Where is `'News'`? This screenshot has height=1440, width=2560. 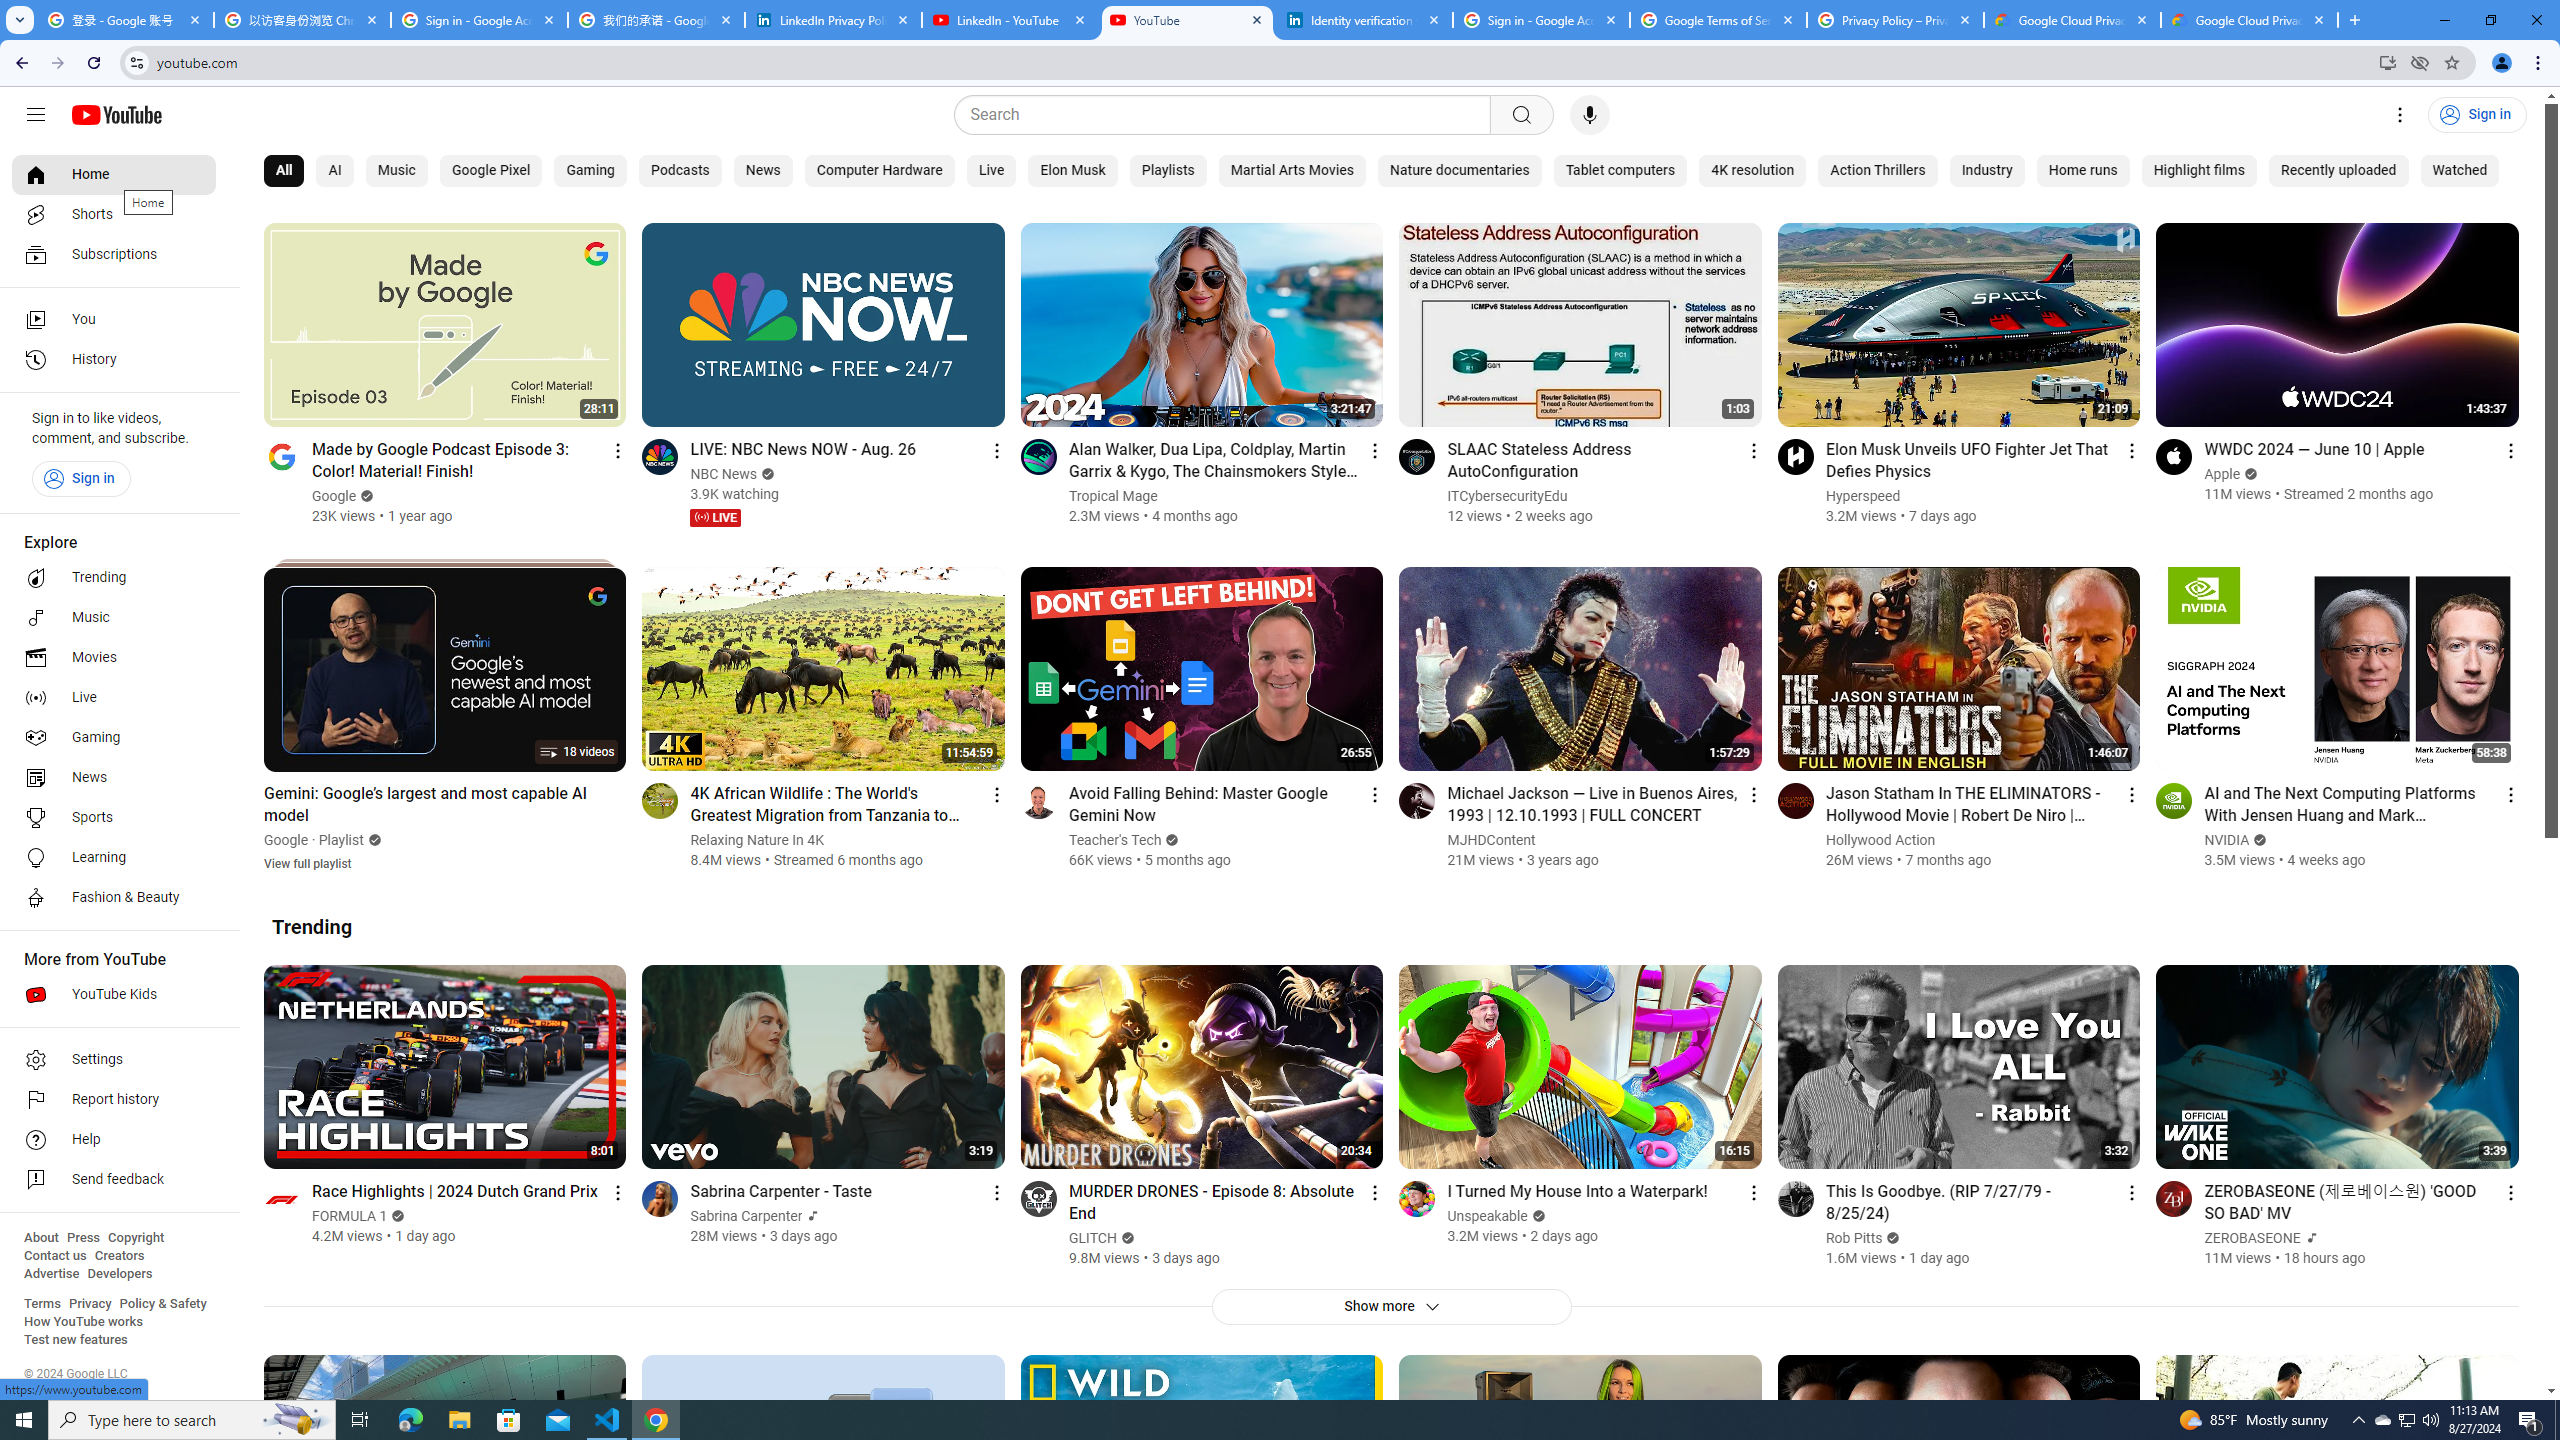
'News' is located at coordinates (762, 171).